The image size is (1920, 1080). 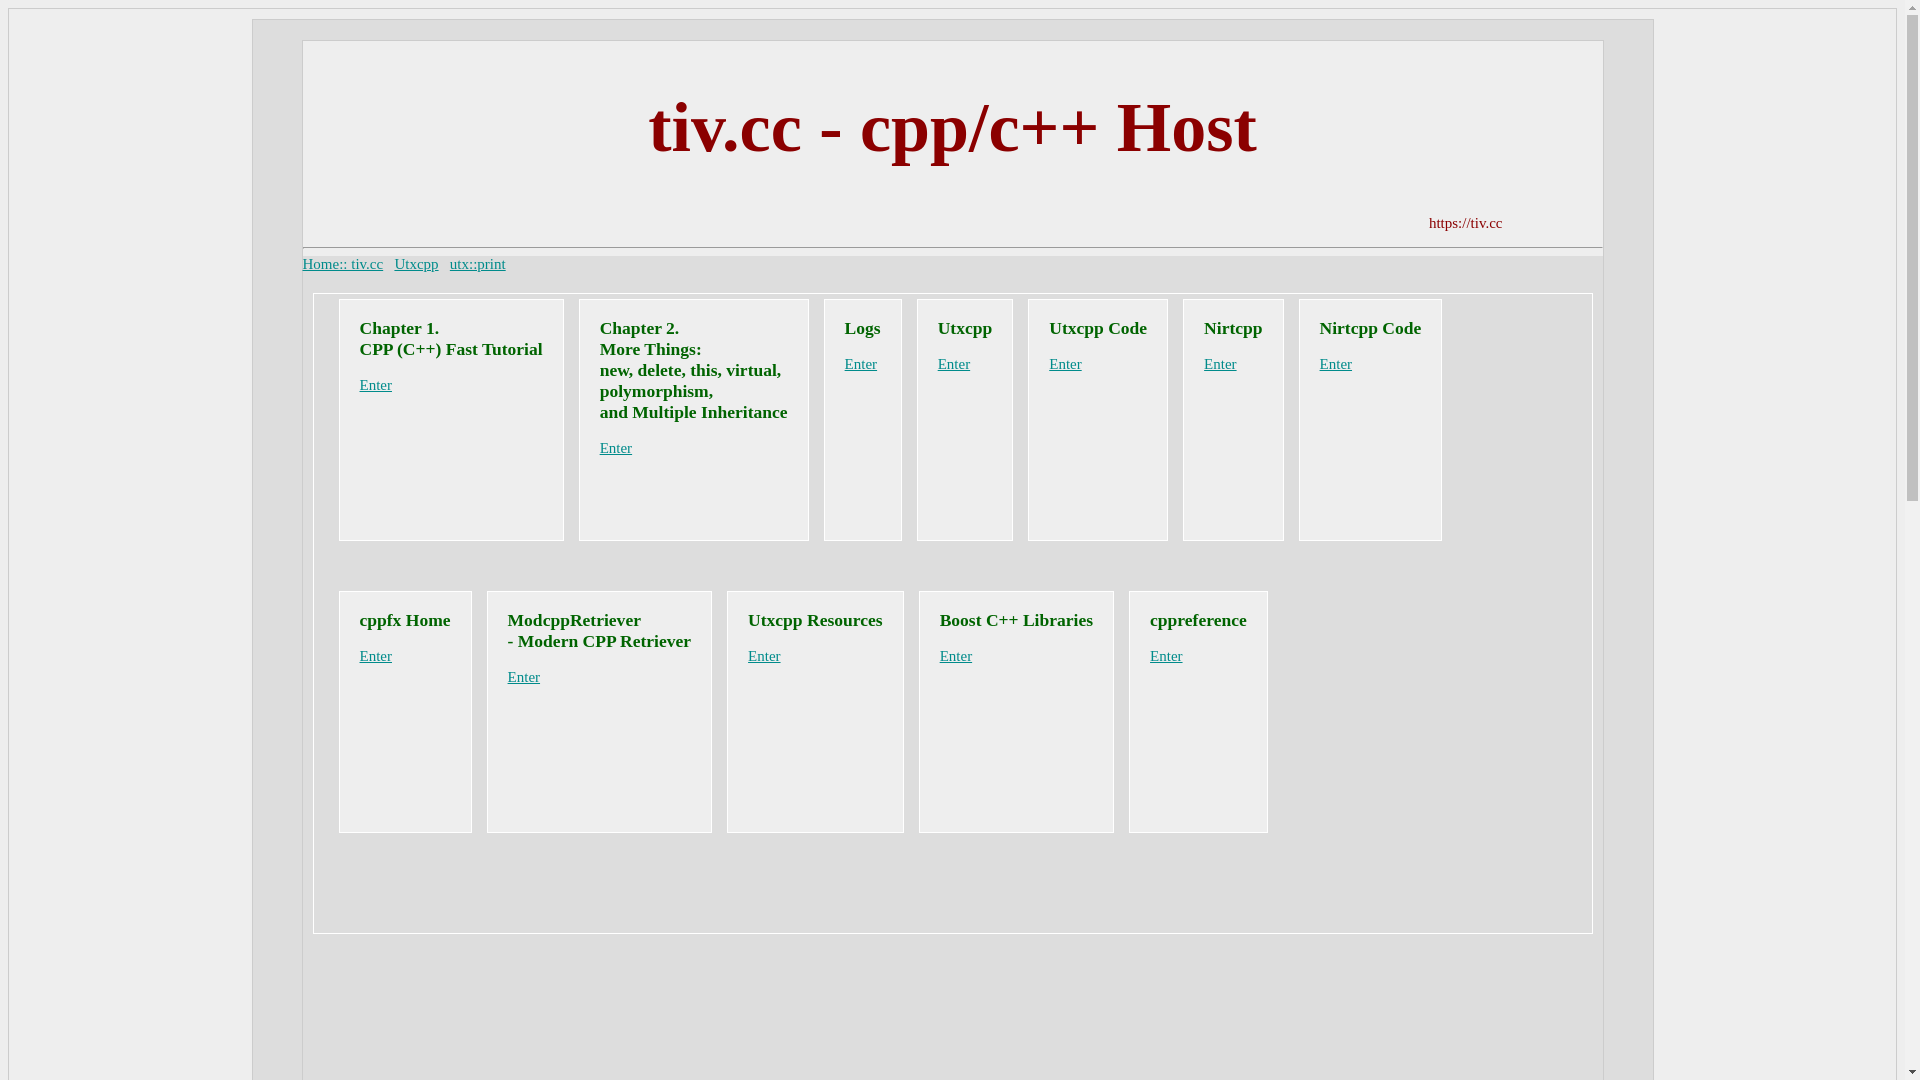 What do you see at coordinates (375, 385) in the screenshot?
I see `'Enter'` at bounding box center [375, 385].